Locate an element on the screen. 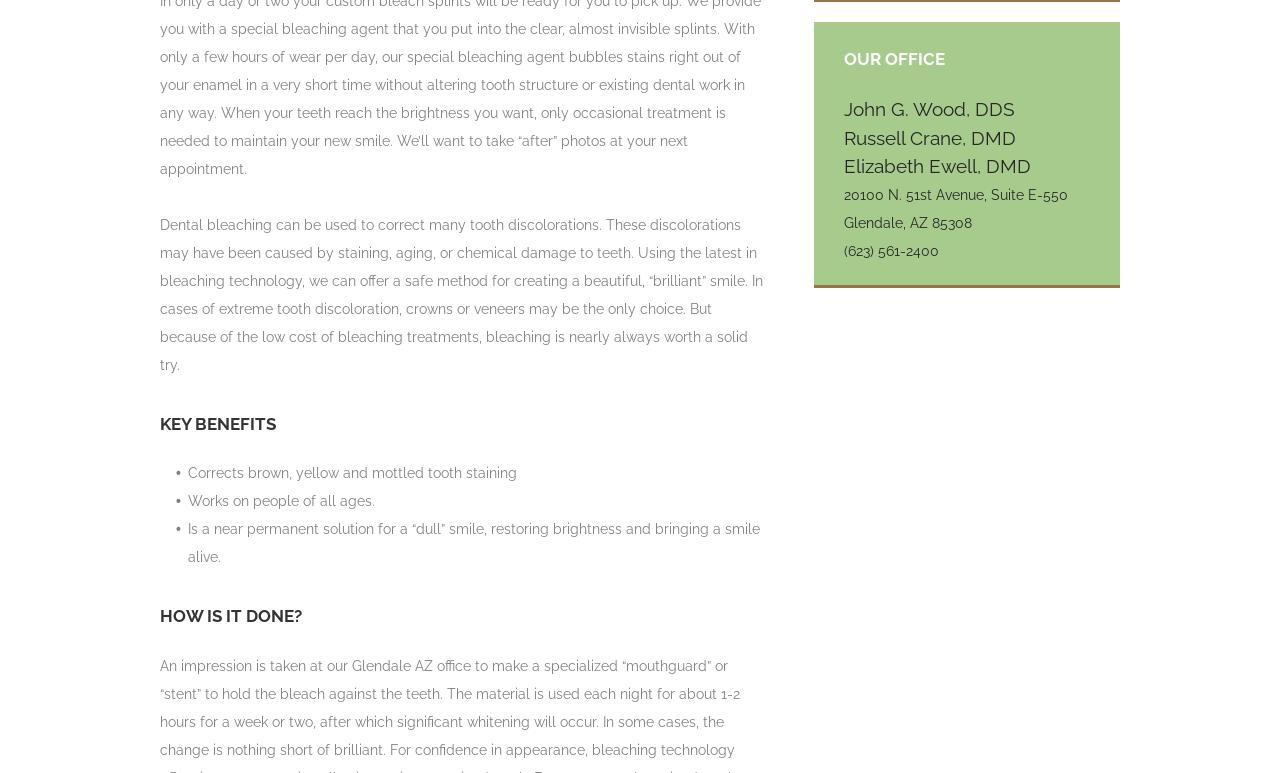 Image resolution: width=1280 pixels, height=773 pixels. 'HOW IS IT DONE?' is located at coordinates (231, 615).